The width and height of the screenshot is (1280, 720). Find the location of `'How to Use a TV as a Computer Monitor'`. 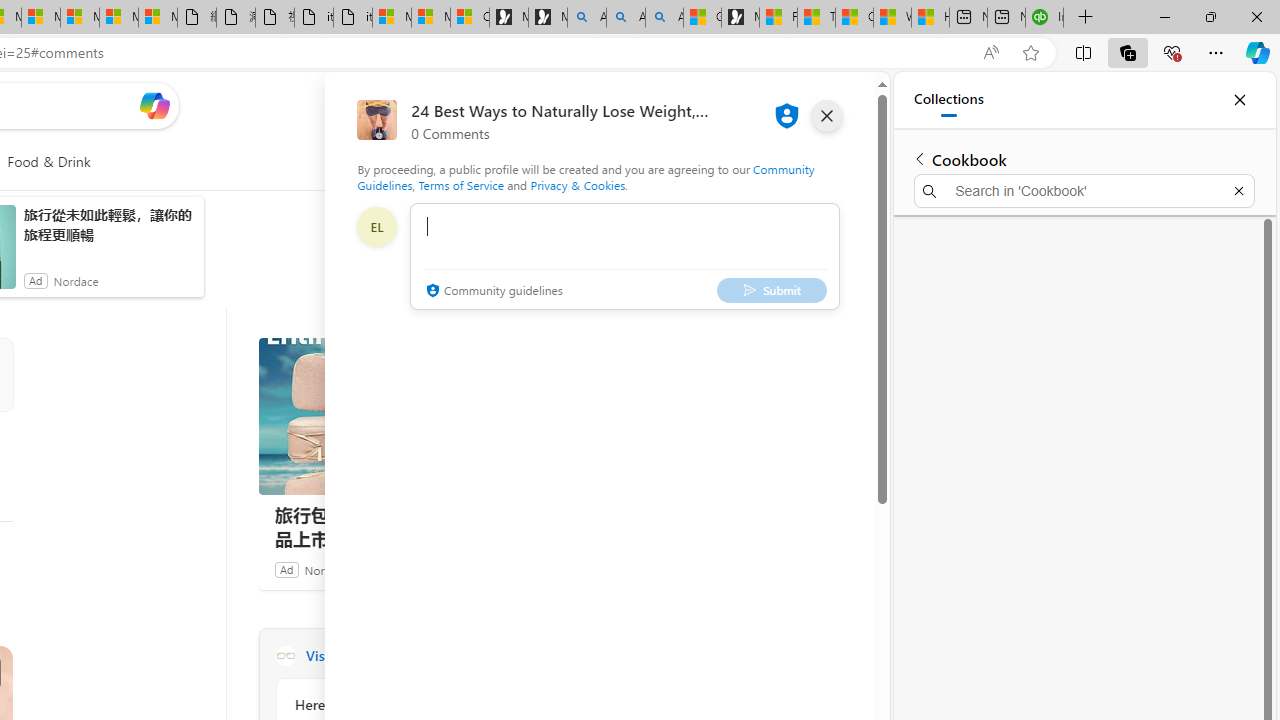

'How to Use a TV as a Computer Monitor' is located at coordinates (928, 17).